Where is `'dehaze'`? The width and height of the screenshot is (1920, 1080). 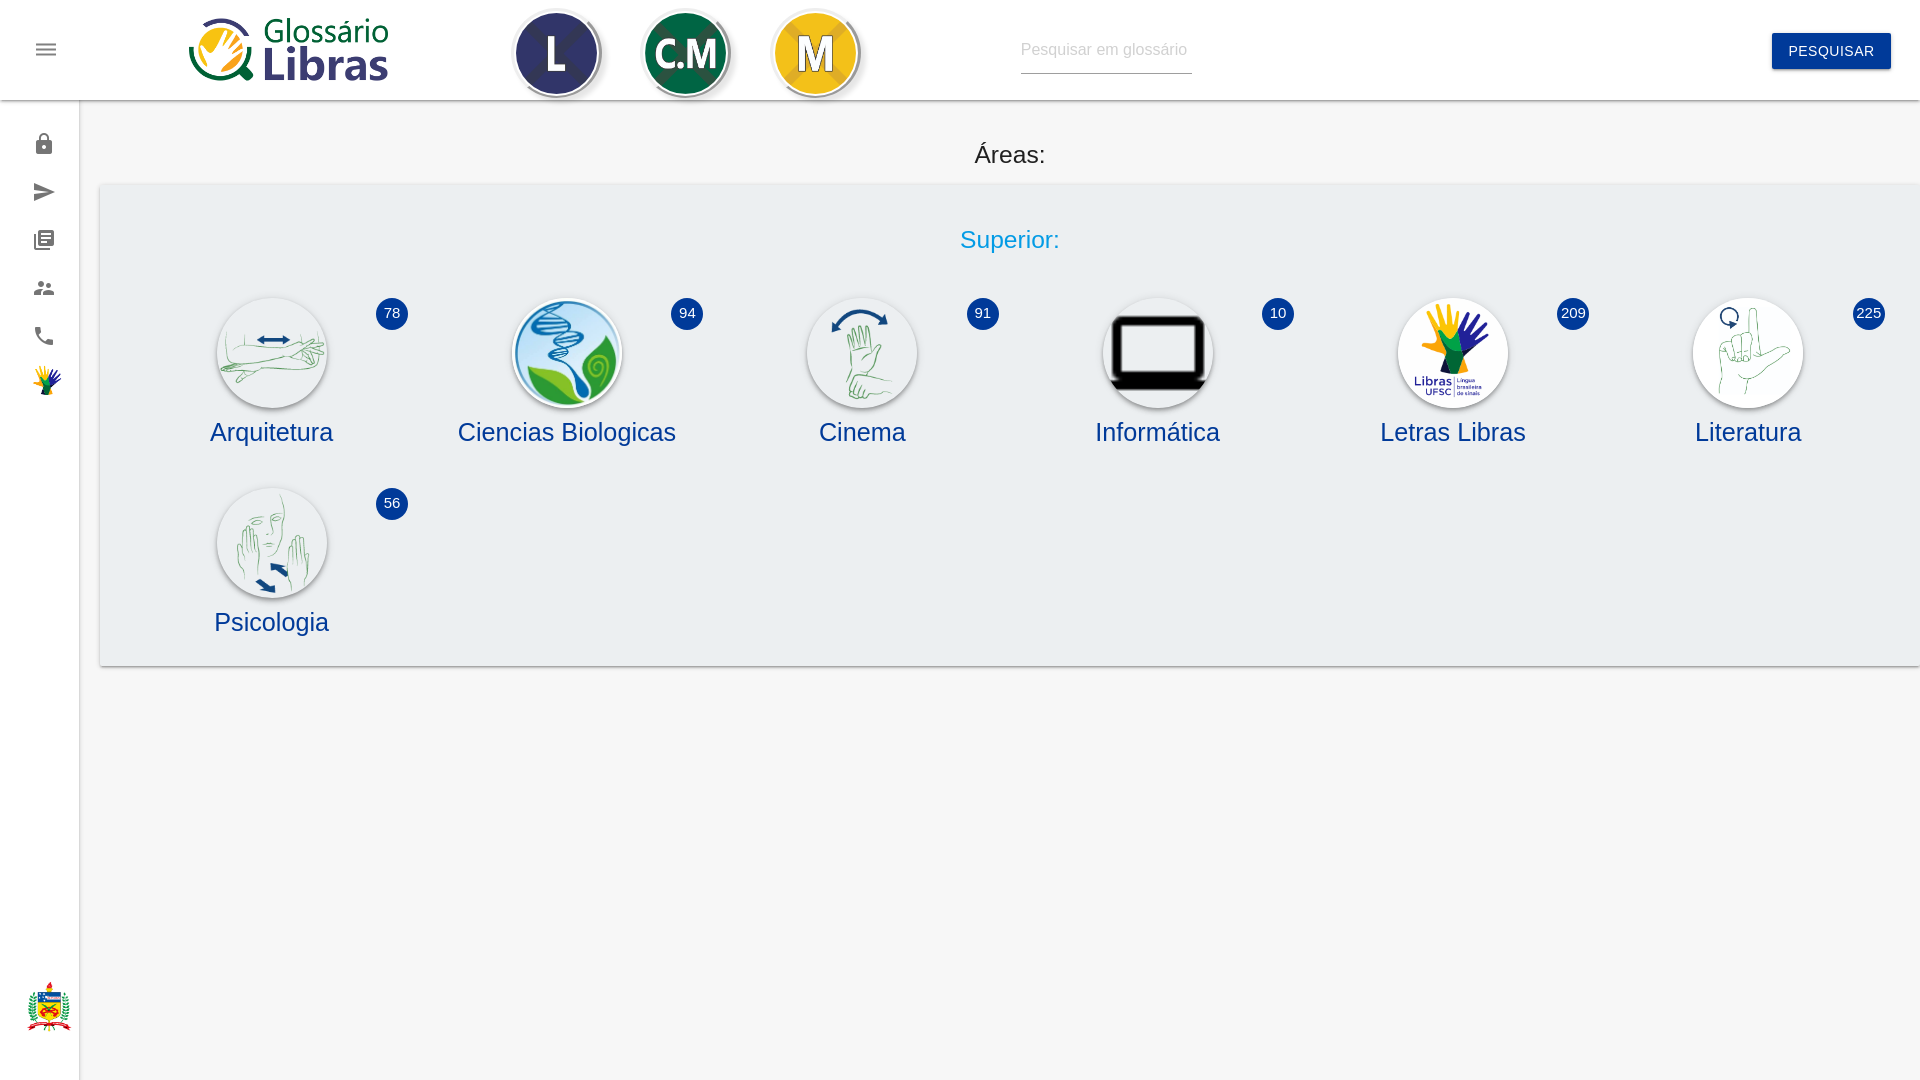 'dehaze' is located at coordinates (46, 49).